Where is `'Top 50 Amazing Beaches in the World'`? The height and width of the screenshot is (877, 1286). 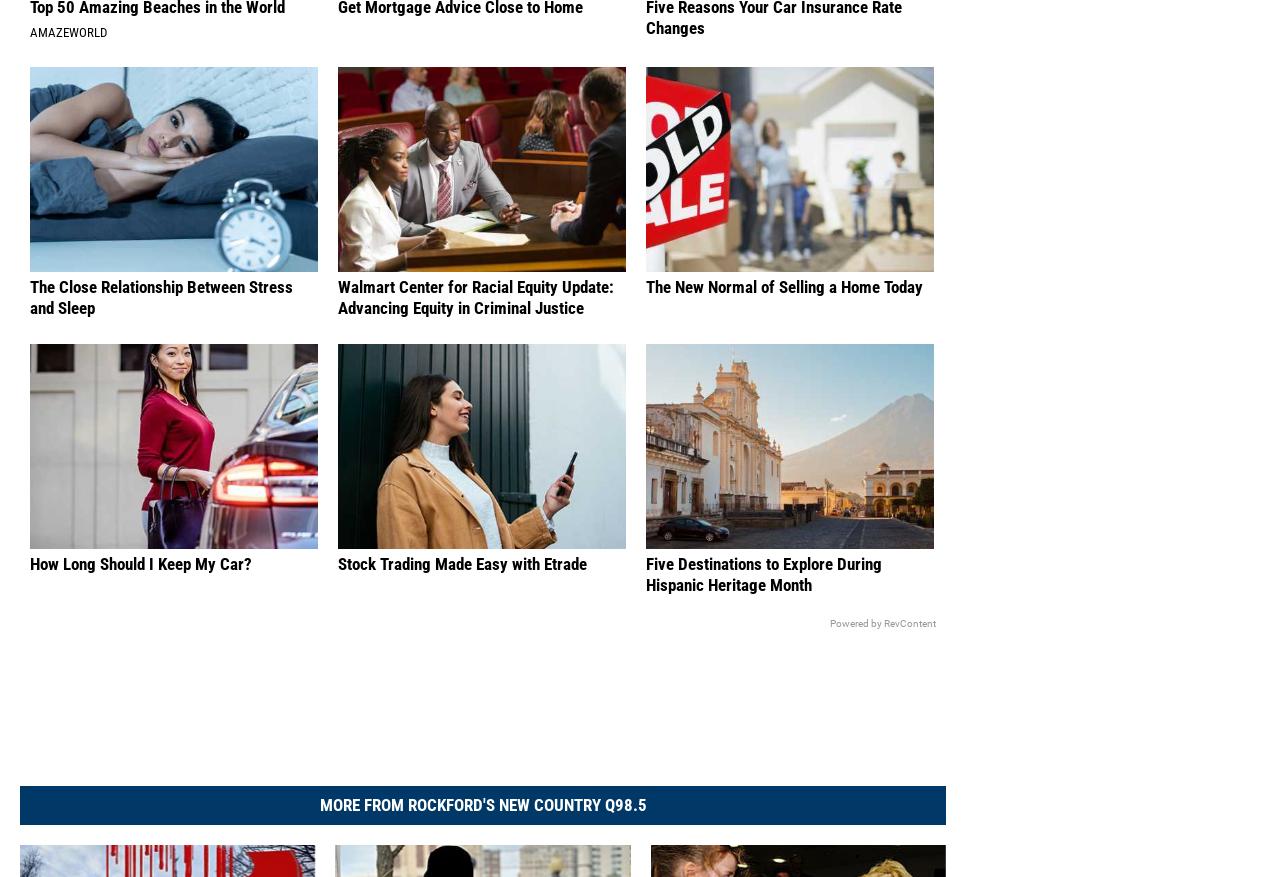 'Top 50 Amazing Beaches in the World' is located at coordinates (157, 28).